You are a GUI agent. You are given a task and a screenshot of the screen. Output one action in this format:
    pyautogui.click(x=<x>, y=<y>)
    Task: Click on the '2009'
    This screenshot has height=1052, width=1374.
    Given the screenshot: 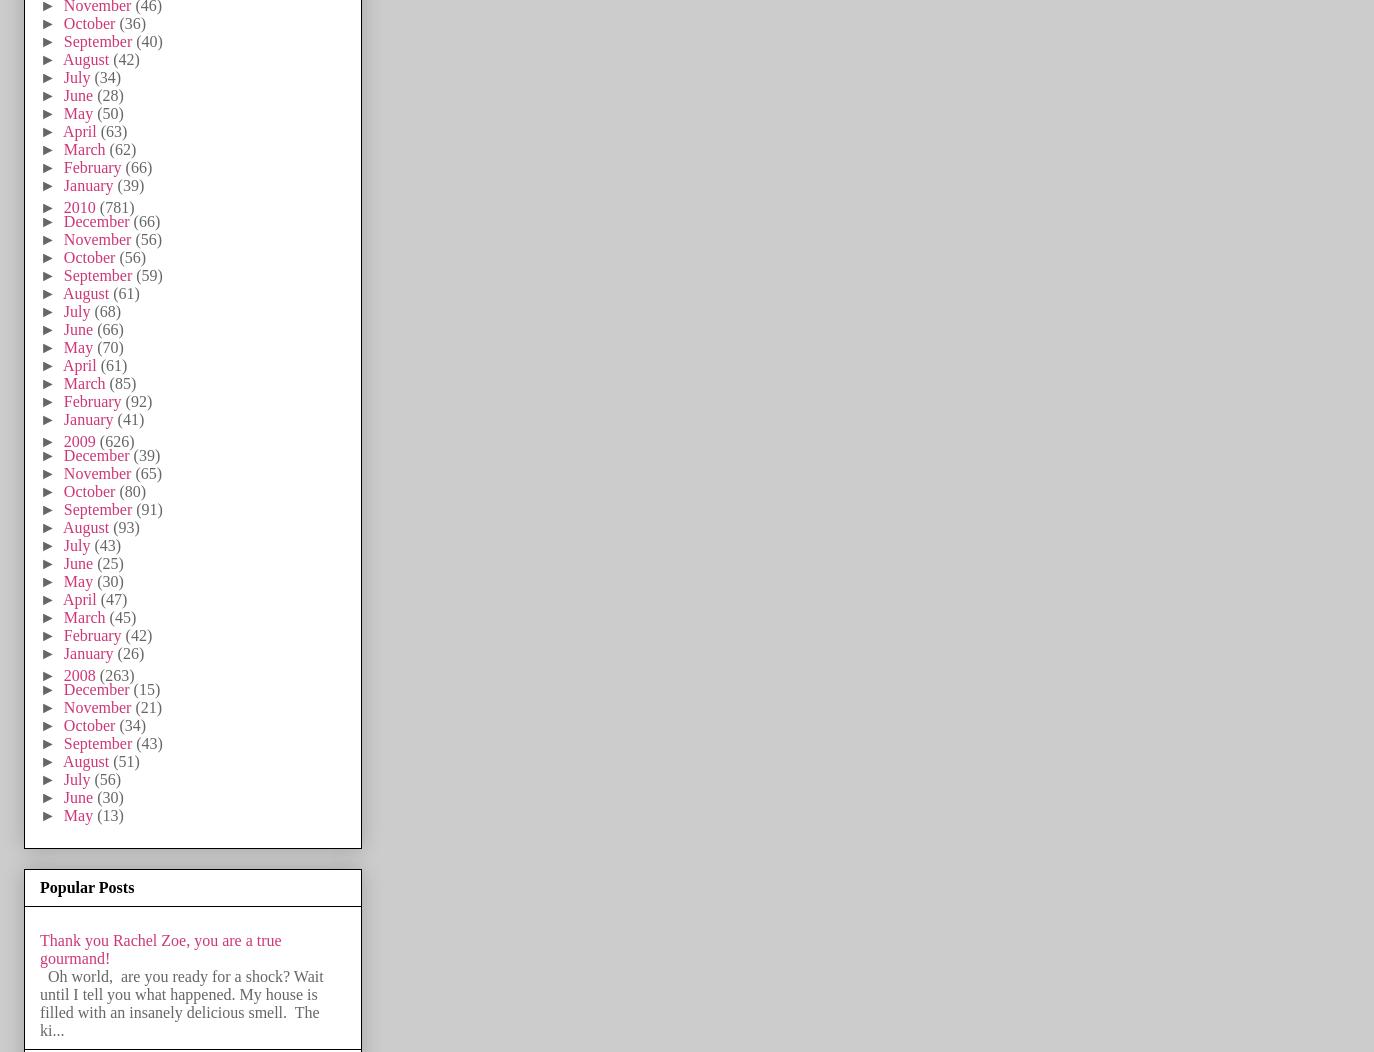 What is the action you would take?
    pyautogui.click(x=80, y=440)
    